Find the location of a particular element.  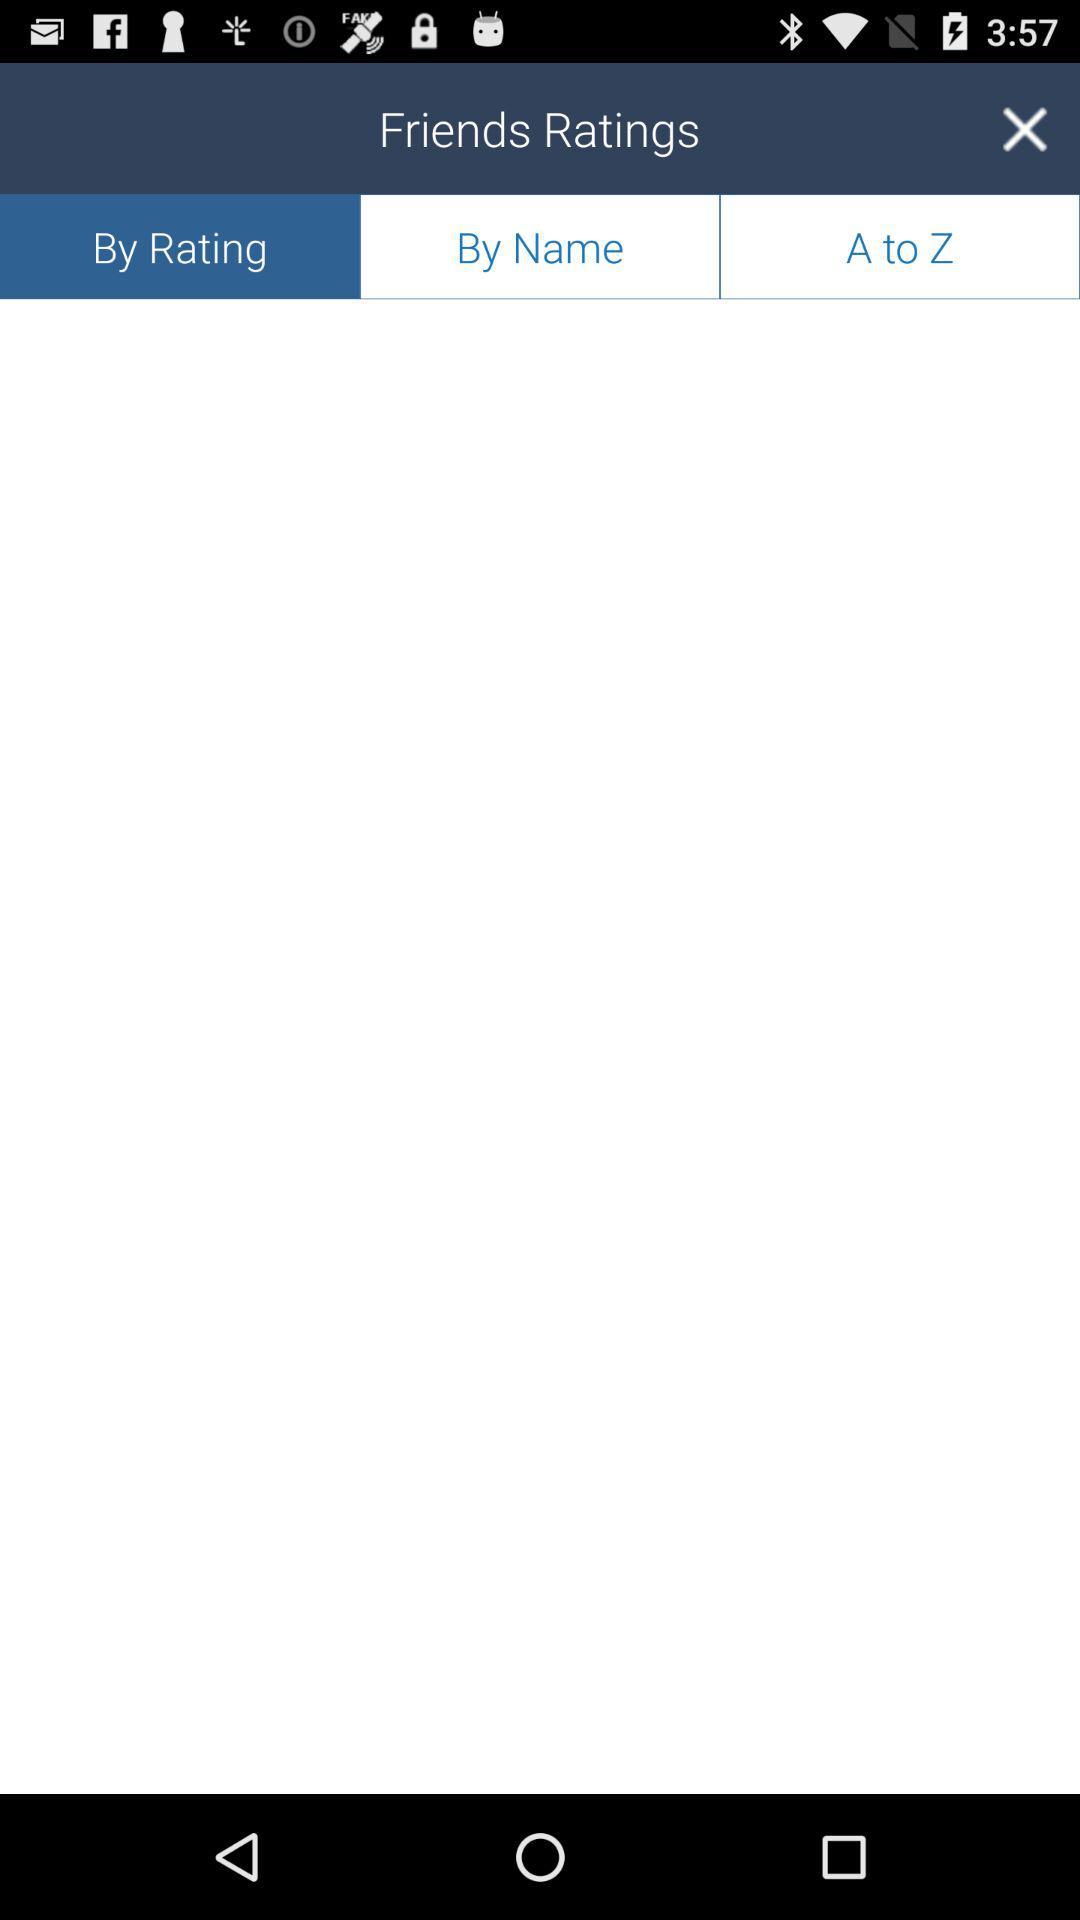

app to the right of the by name icon is located at coordinates (1024, 127).